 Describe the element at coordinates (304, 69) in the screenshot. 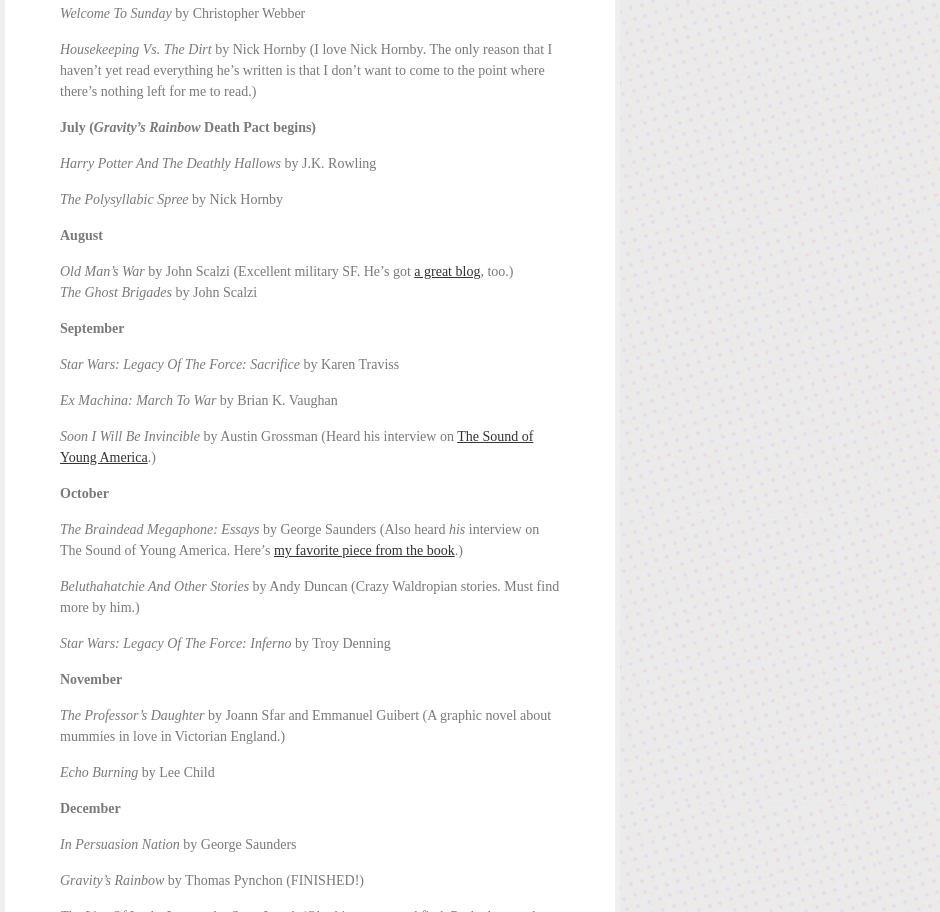

I see `'by Nick Hornby (I love Nick Hornby. The only reason that I haven’t yet read everything he’s written is that I don’t want to come to the point where there’s nothing left for me to read.)'` at that location.